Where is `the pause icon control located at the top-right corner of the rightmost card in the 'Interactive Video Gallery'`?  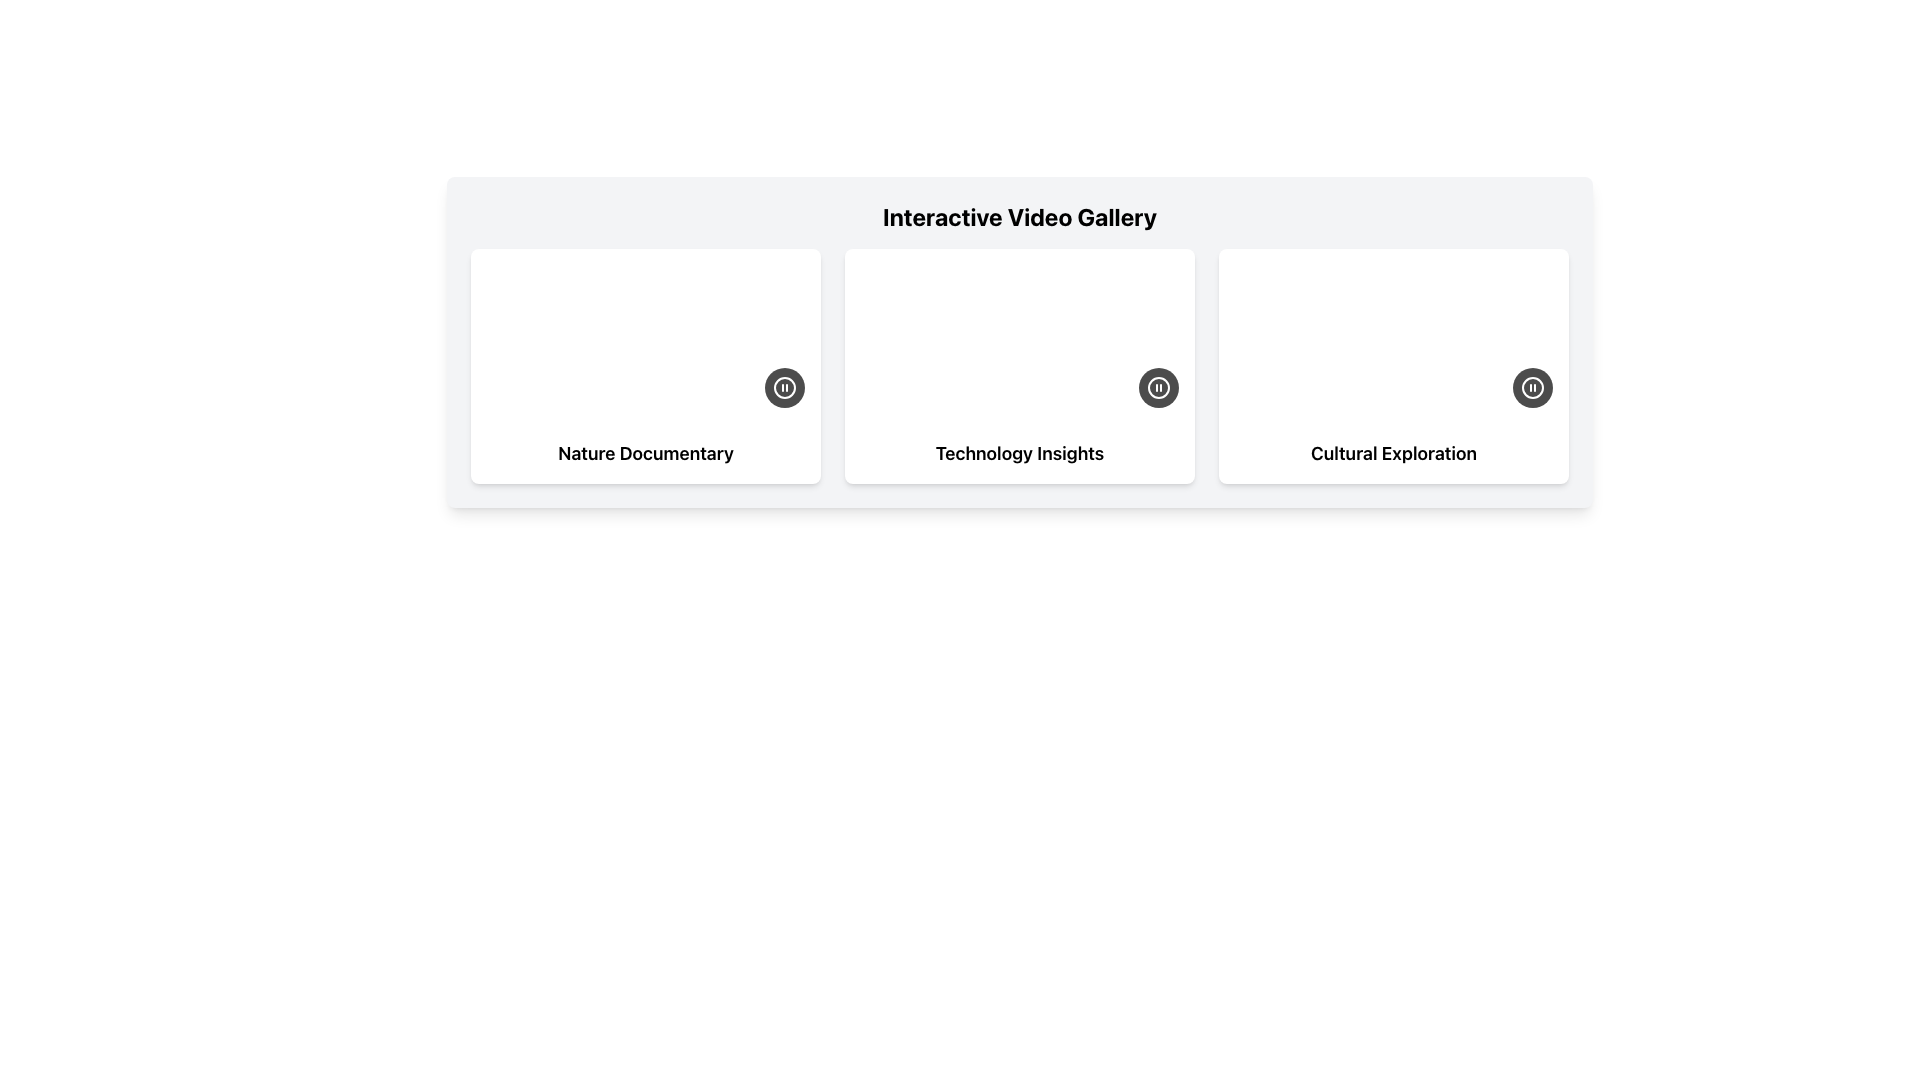 the pause icon control located at the top-right corner of the rightmost card in the 'Interactive Video Gallery' is located at coordinates (1531, 388).